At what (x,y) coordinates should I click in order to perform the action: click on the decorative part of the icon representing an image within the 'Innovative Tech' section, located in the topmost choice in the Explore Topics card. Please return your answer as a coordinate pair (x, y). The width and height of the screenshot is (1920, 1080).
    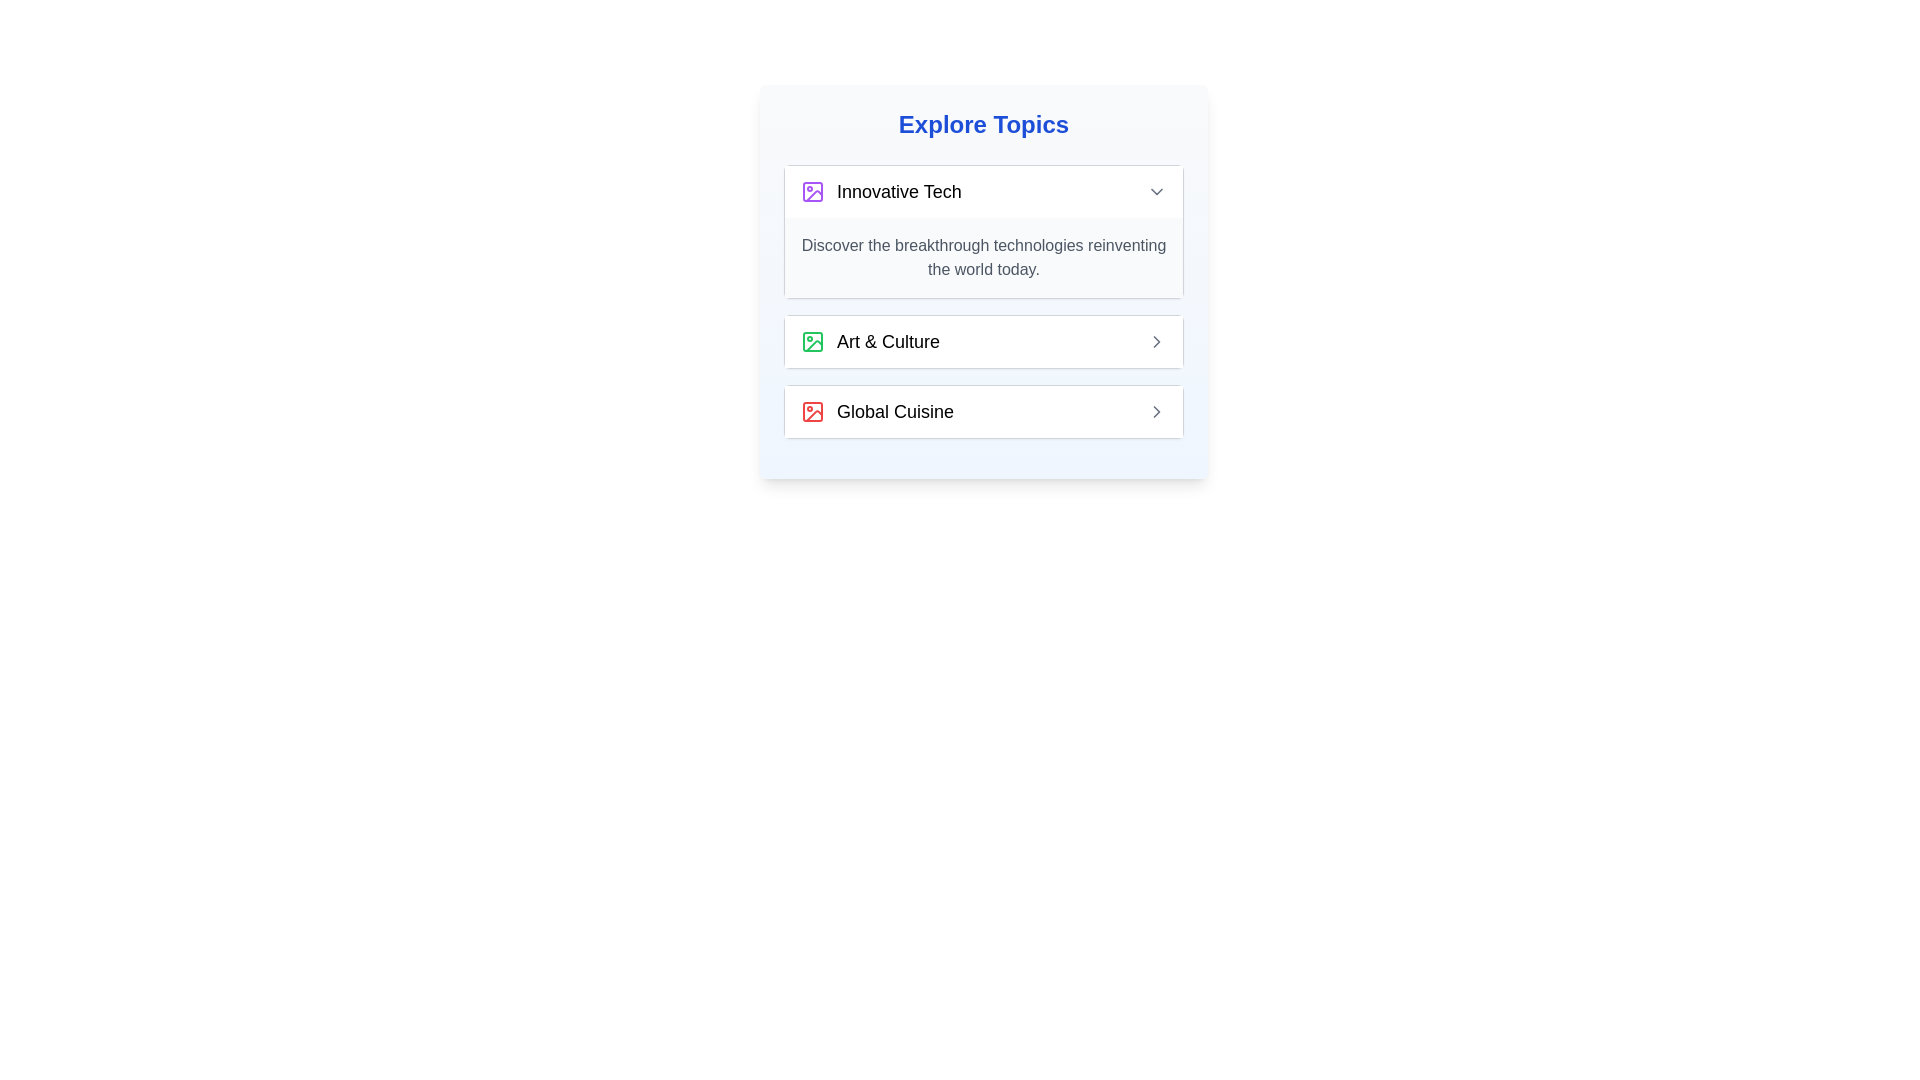
    Looking at the image, I should click on (814, 196).